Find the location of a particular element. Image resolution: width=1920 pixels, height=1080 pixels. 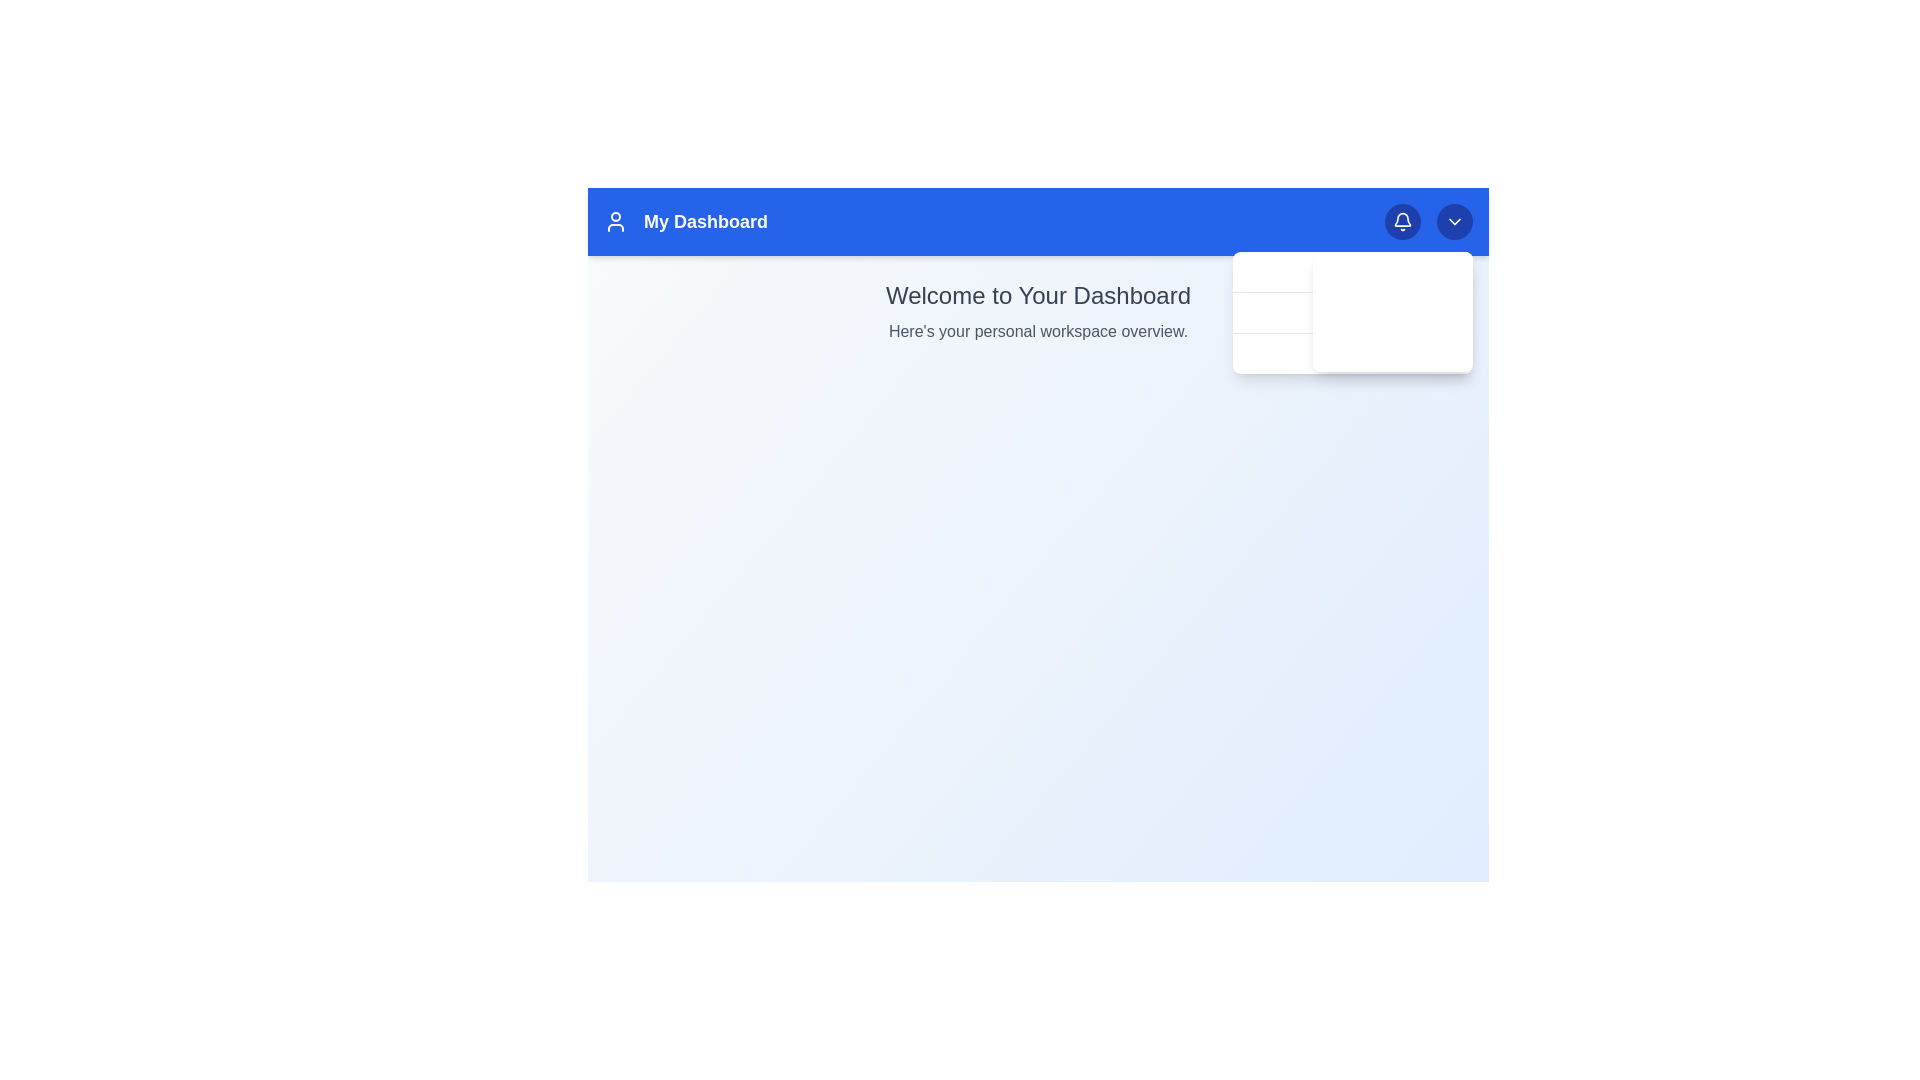

the small, downward-facing chevron icon located in the center of a circular button in the top-right corner of the interface is located at coordinates (1454, 222).